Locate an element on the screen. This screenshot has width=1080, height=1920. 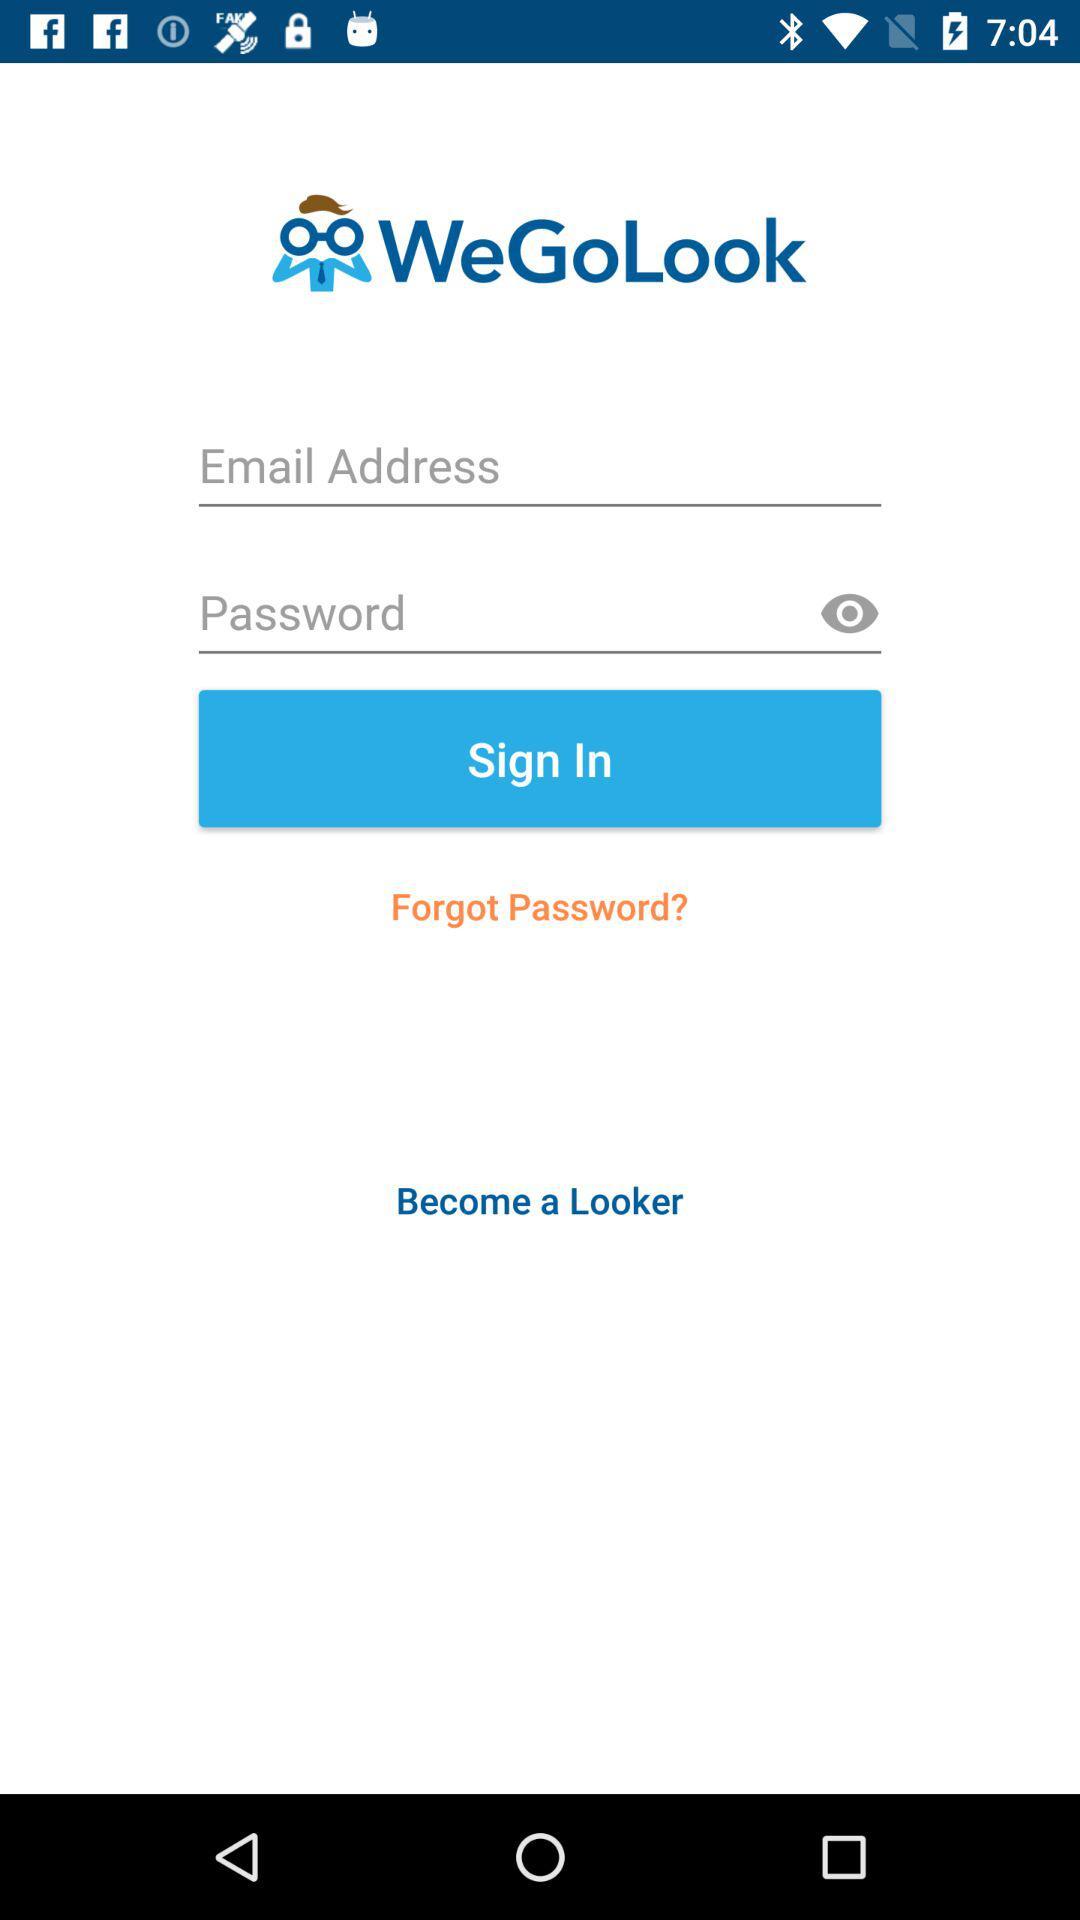
password is located at coordinates (540, 613).